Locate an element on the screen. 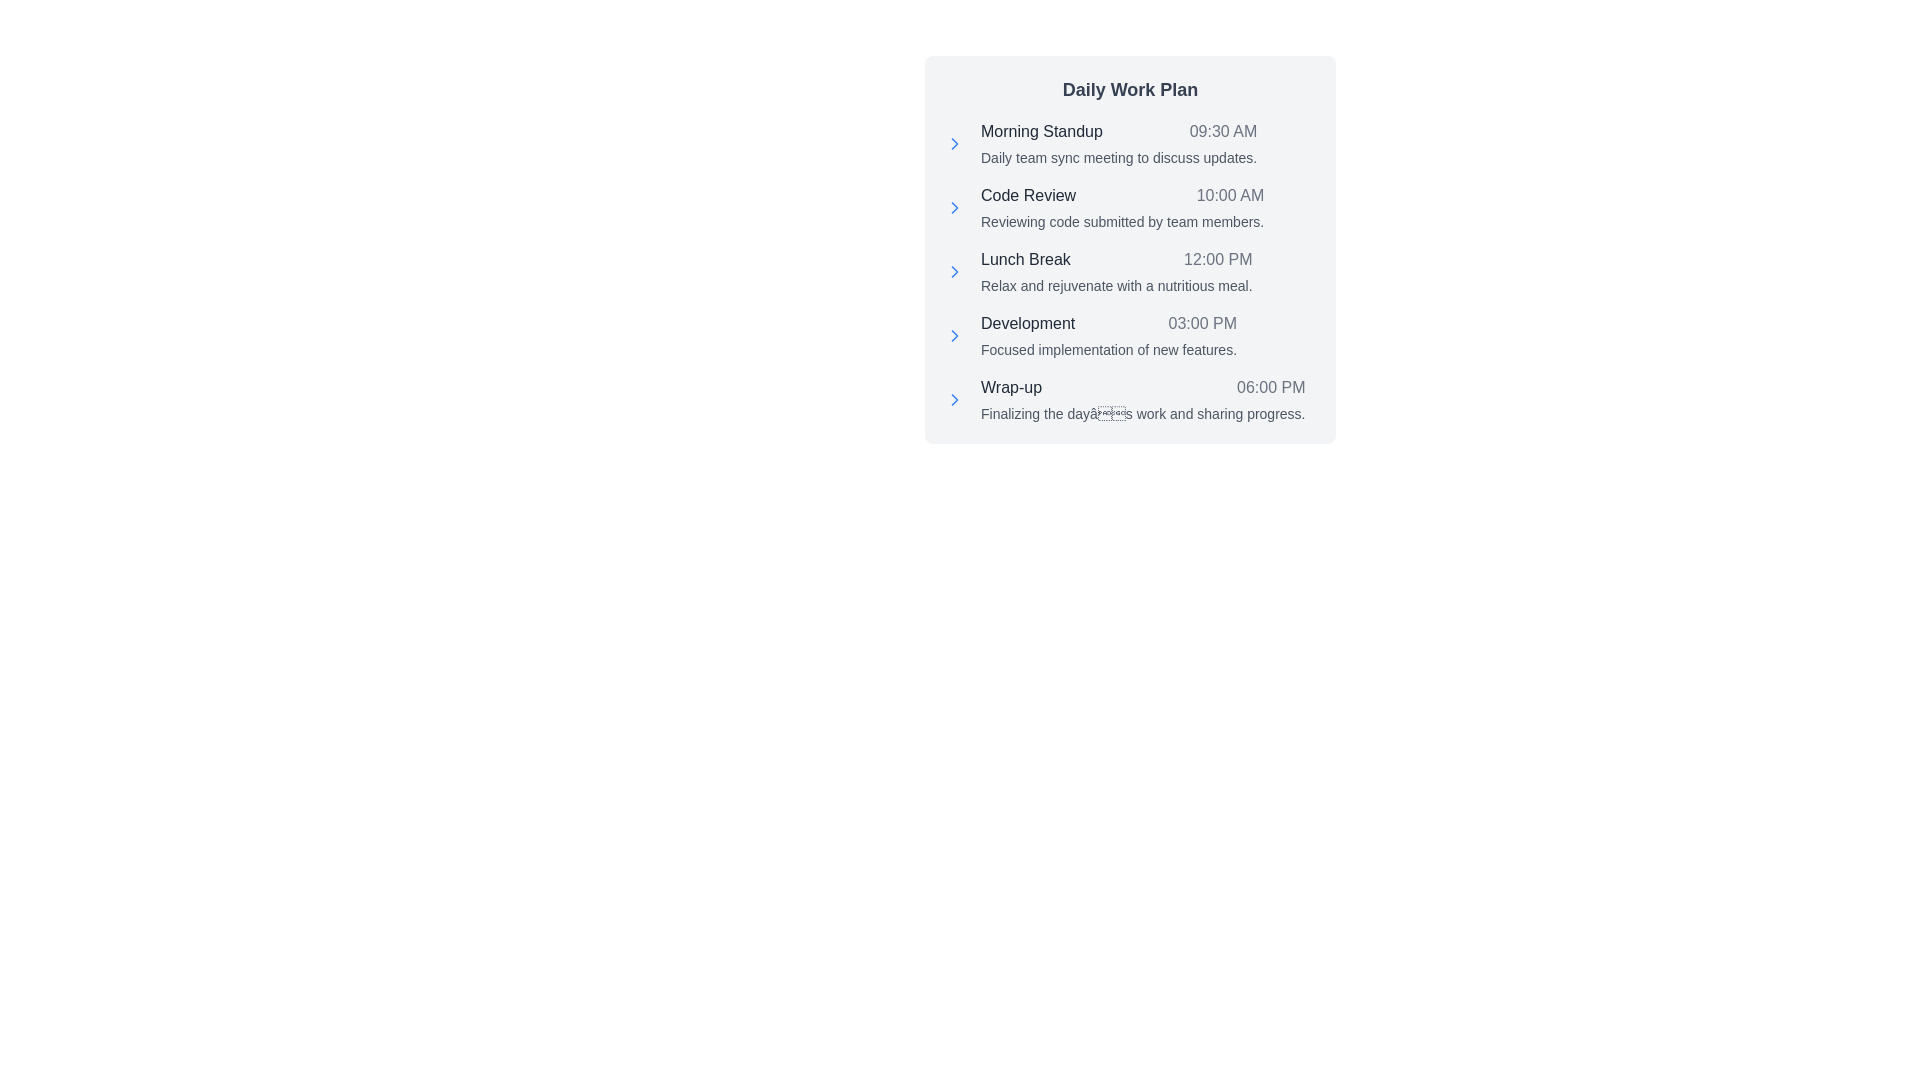 The image size is (1920, 1080). the fourth entry is located at coordinates (1130, 334).